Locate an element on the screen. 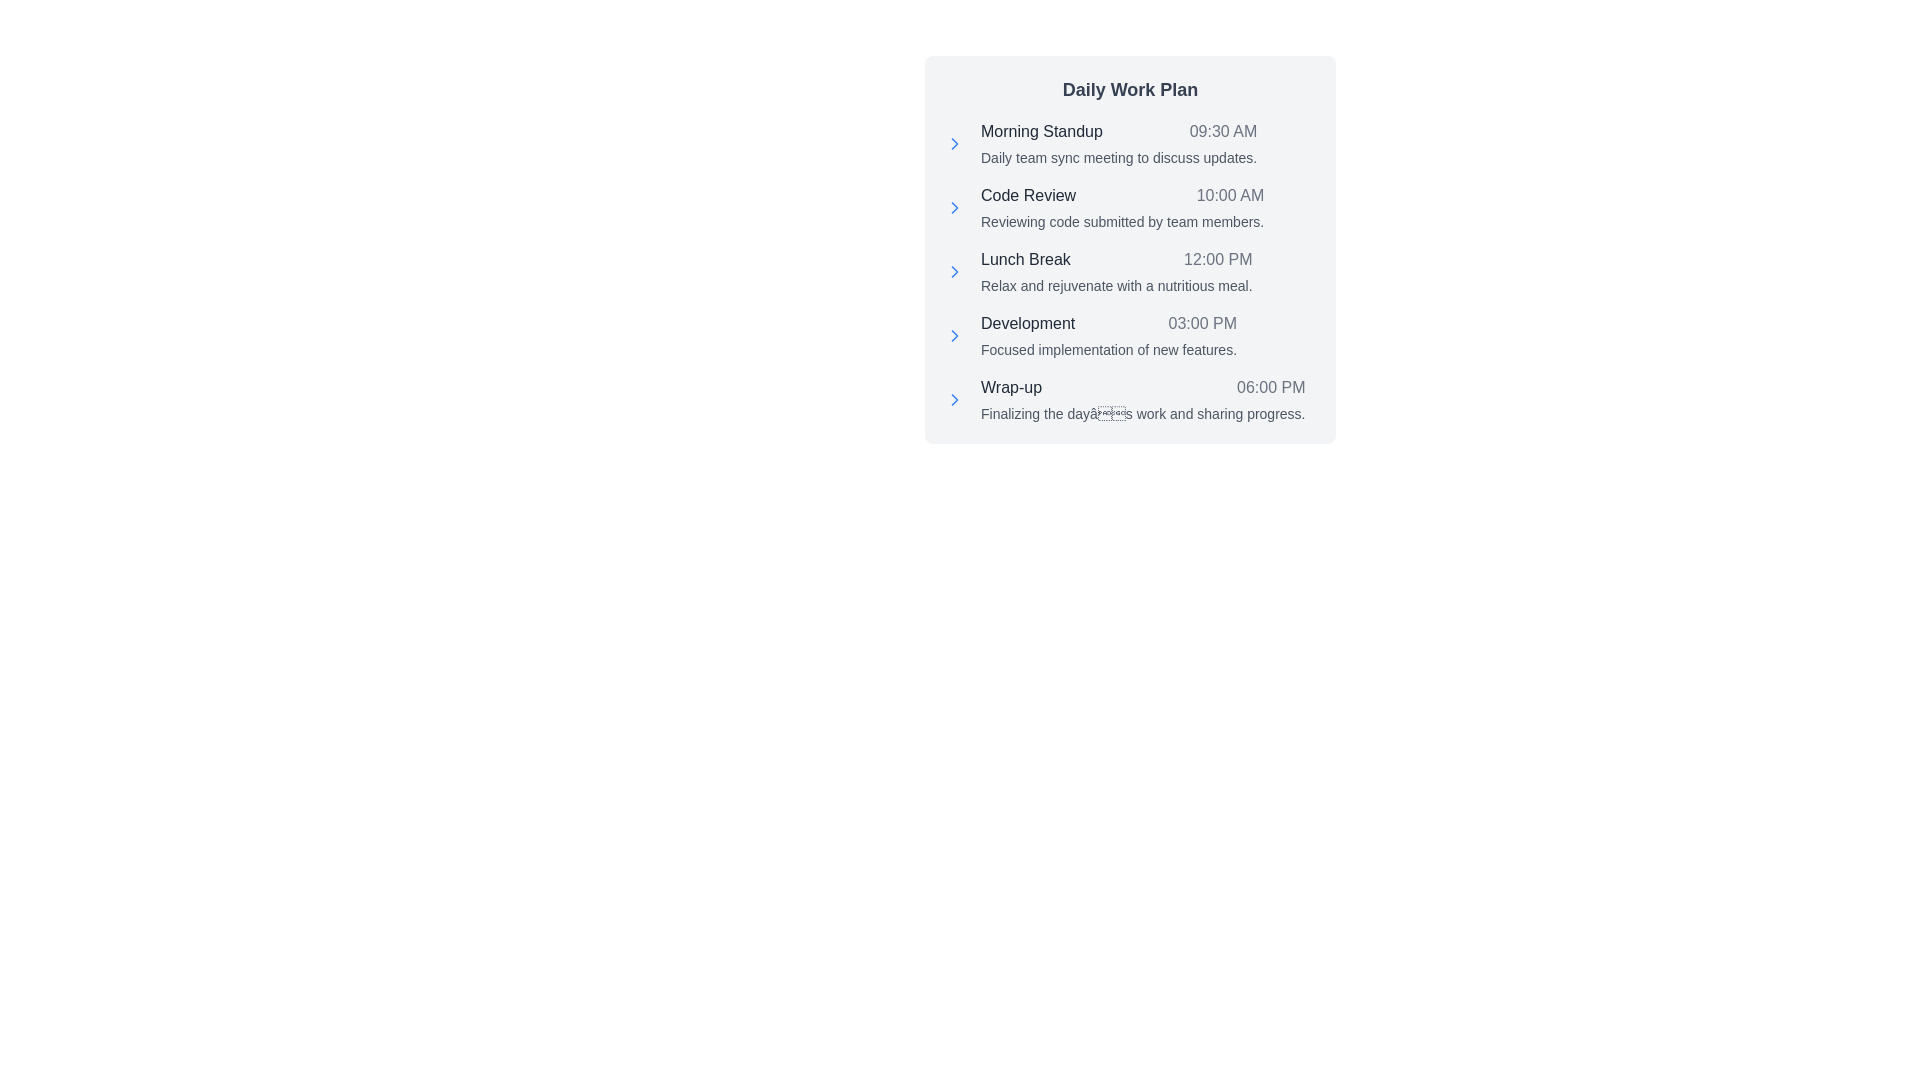 The image size is (1920, 1080). the fourth entry is located at coordinates (1130, 334).